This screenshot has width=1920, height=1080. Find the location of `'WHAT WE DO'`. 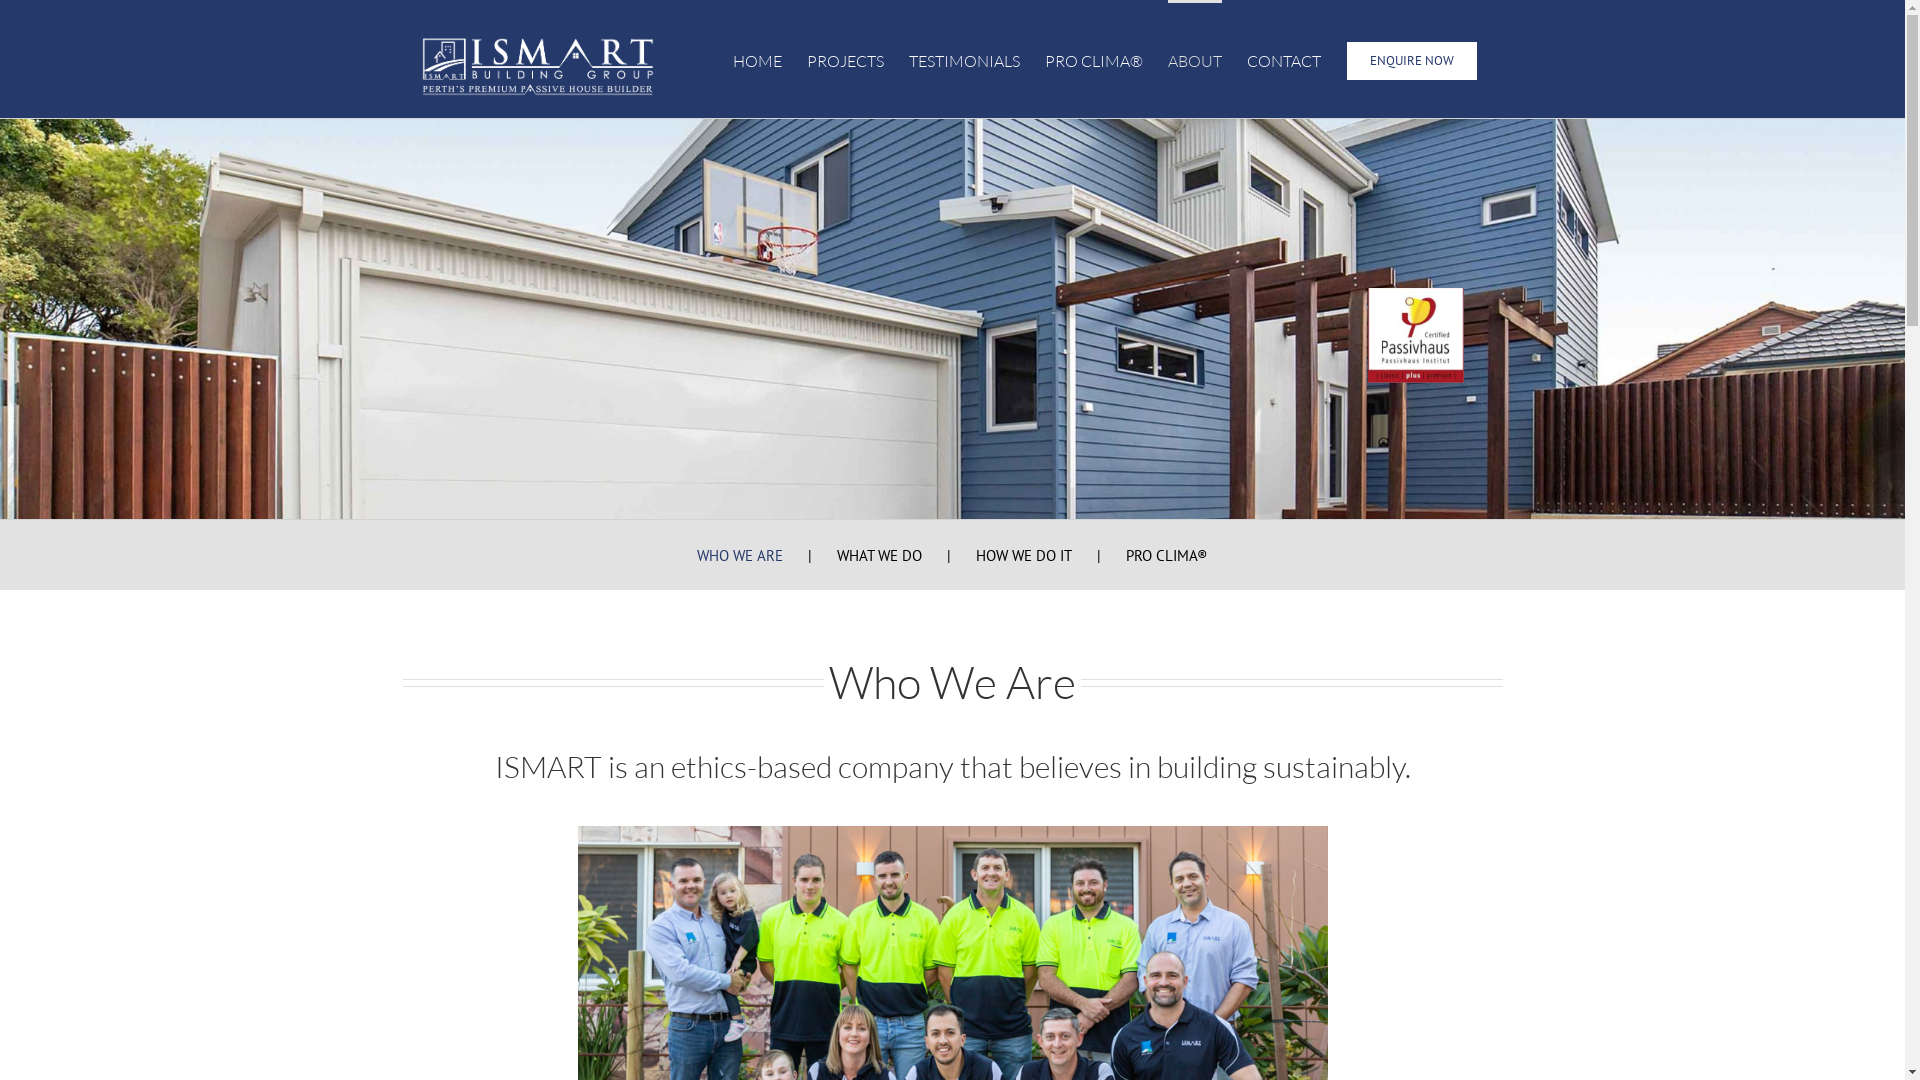

'WHAT WE DO' is located at coordinates (905, 556).